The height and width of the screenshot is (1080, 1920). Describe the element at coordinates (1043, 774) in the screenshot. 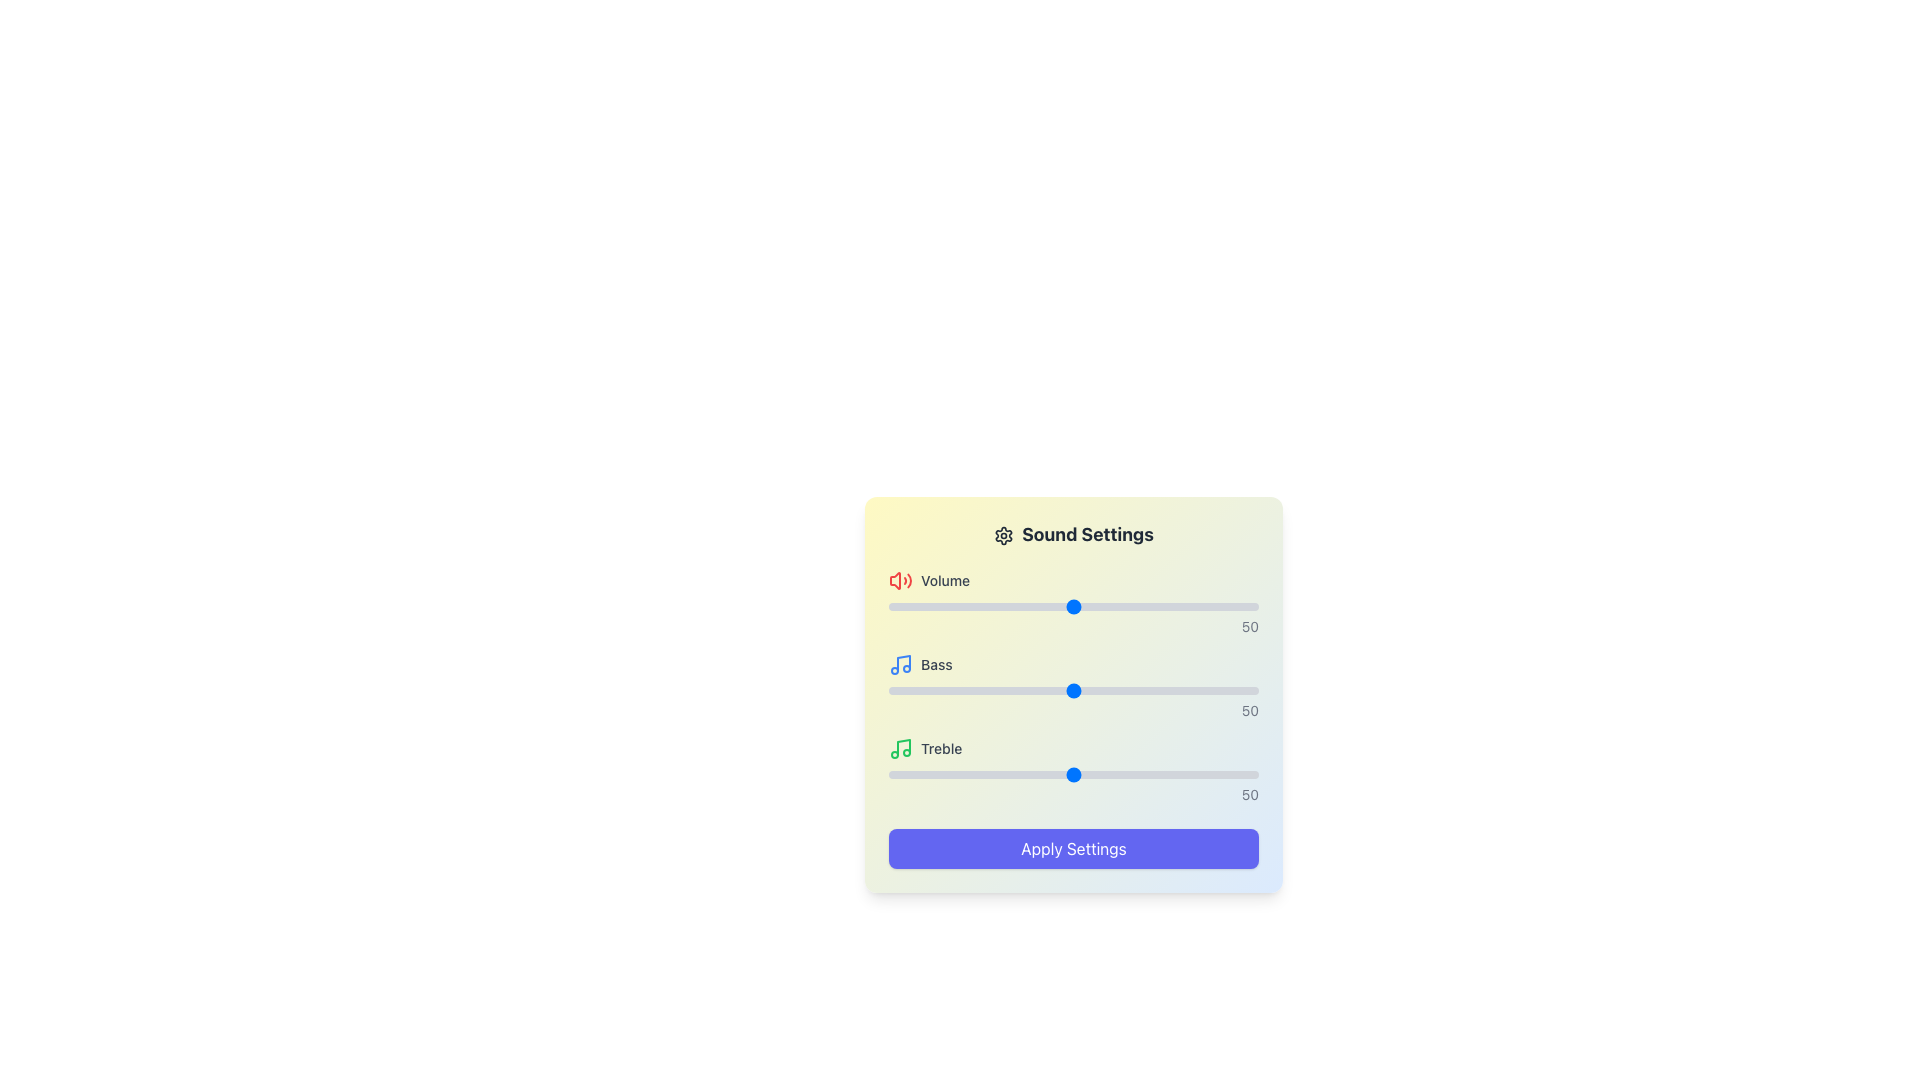

I see `the treble level` at that location.